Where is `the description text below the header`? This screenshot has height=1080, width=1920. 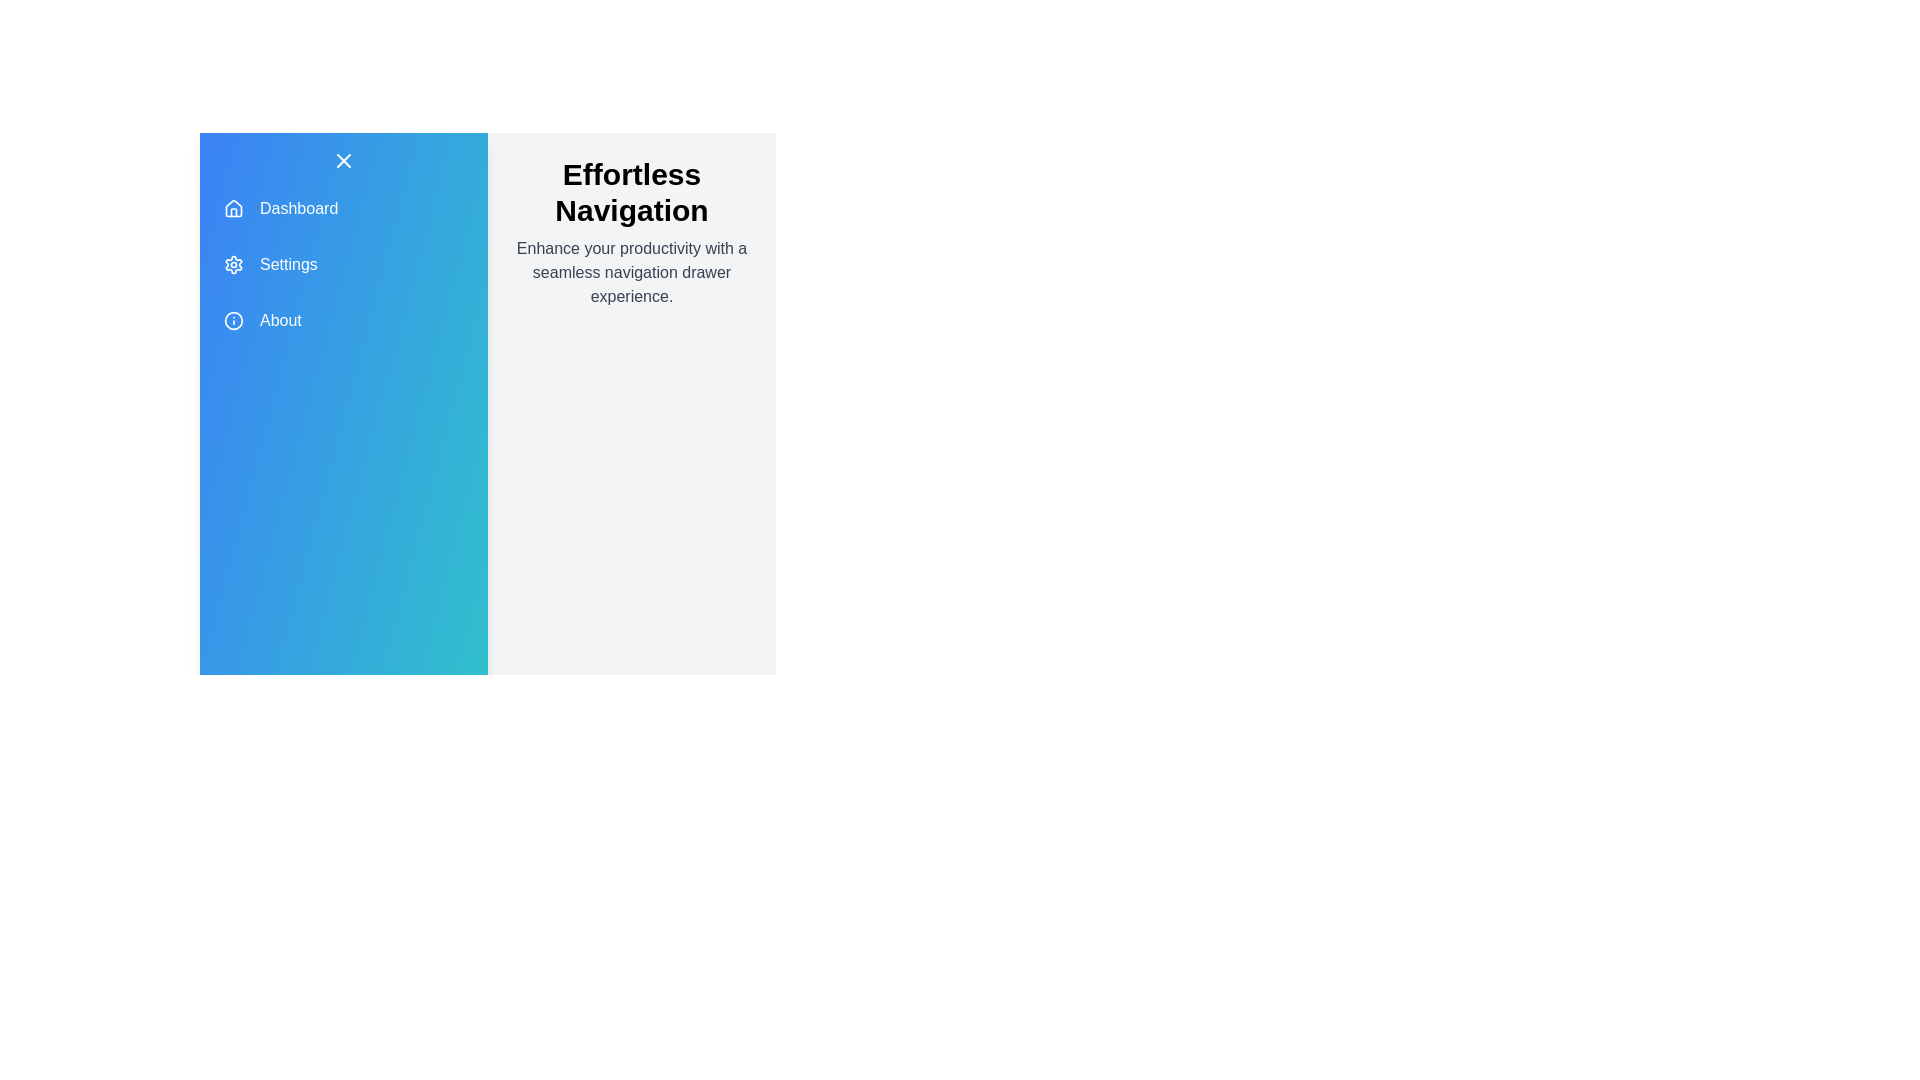 the description text below the header is located at coordinates (631, 273).